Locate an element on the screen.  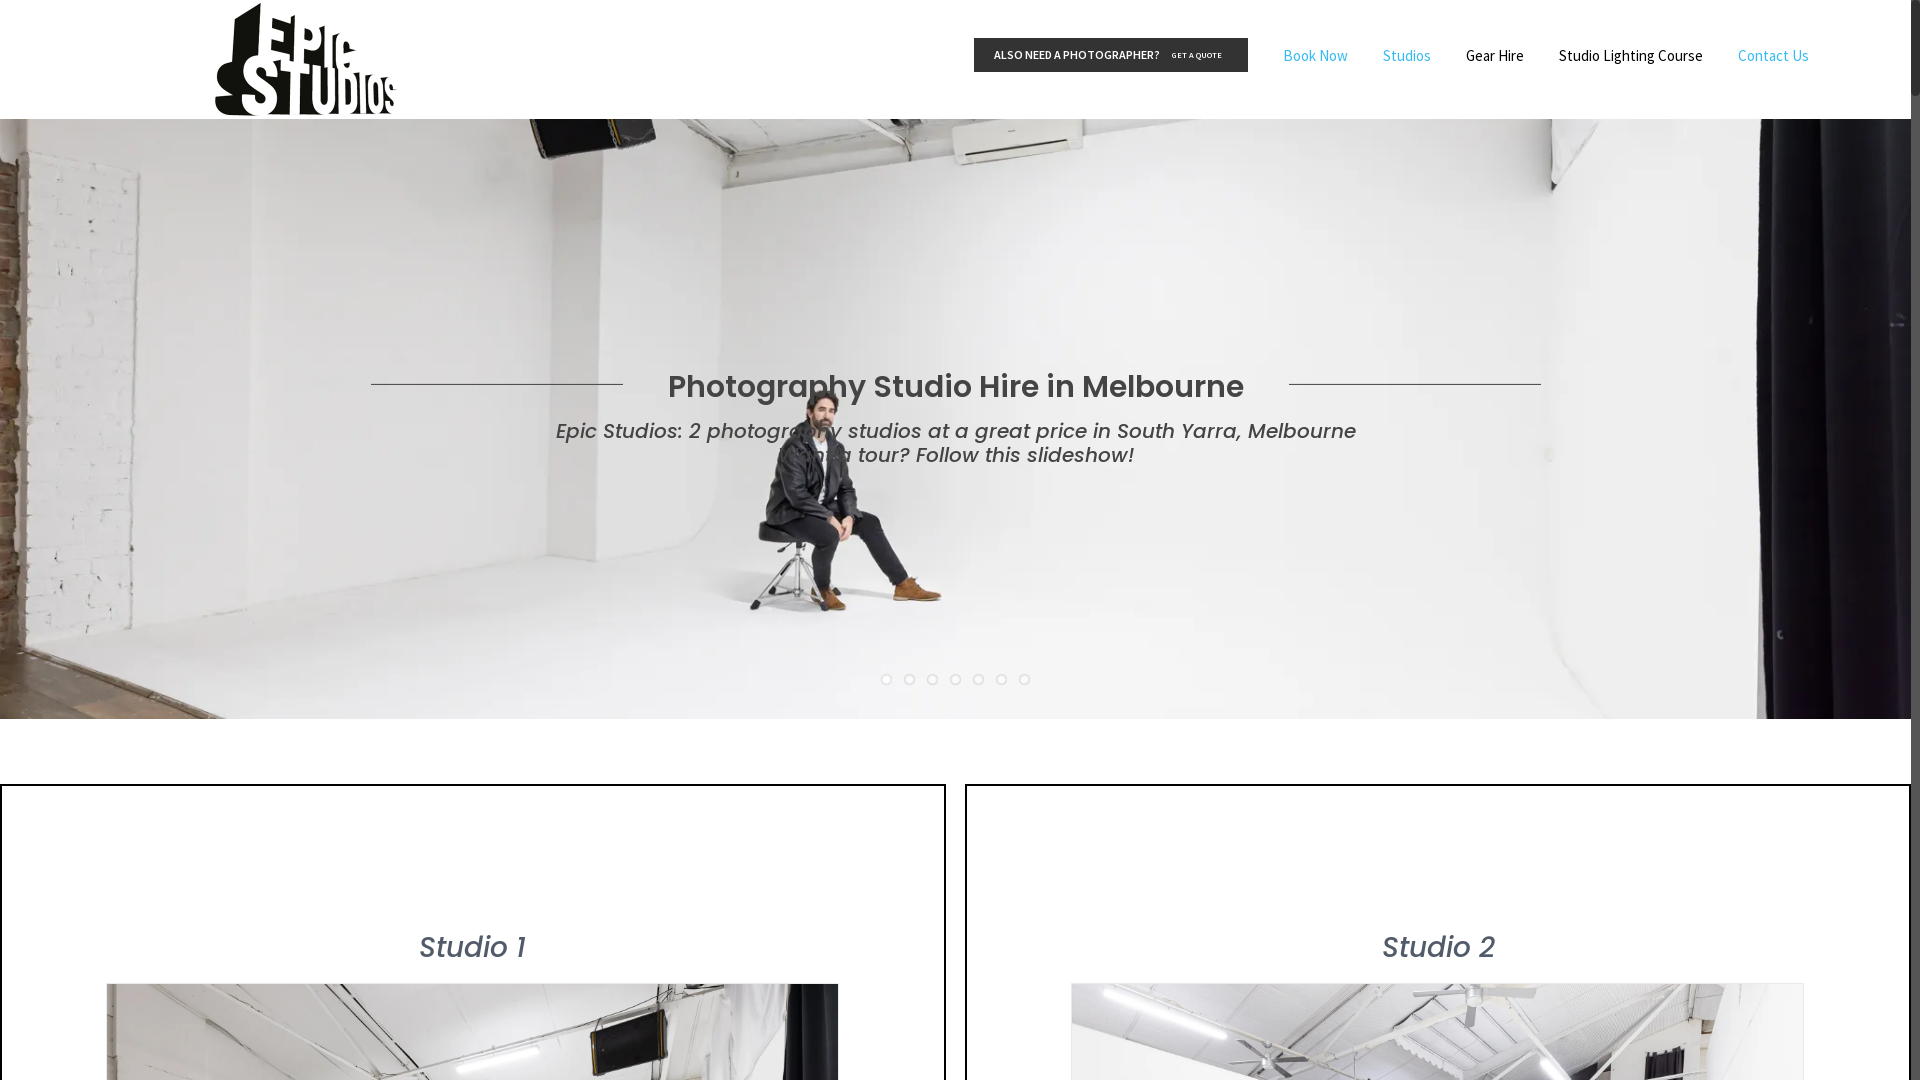
'Book Now' is located at coordinates (1315, 53).